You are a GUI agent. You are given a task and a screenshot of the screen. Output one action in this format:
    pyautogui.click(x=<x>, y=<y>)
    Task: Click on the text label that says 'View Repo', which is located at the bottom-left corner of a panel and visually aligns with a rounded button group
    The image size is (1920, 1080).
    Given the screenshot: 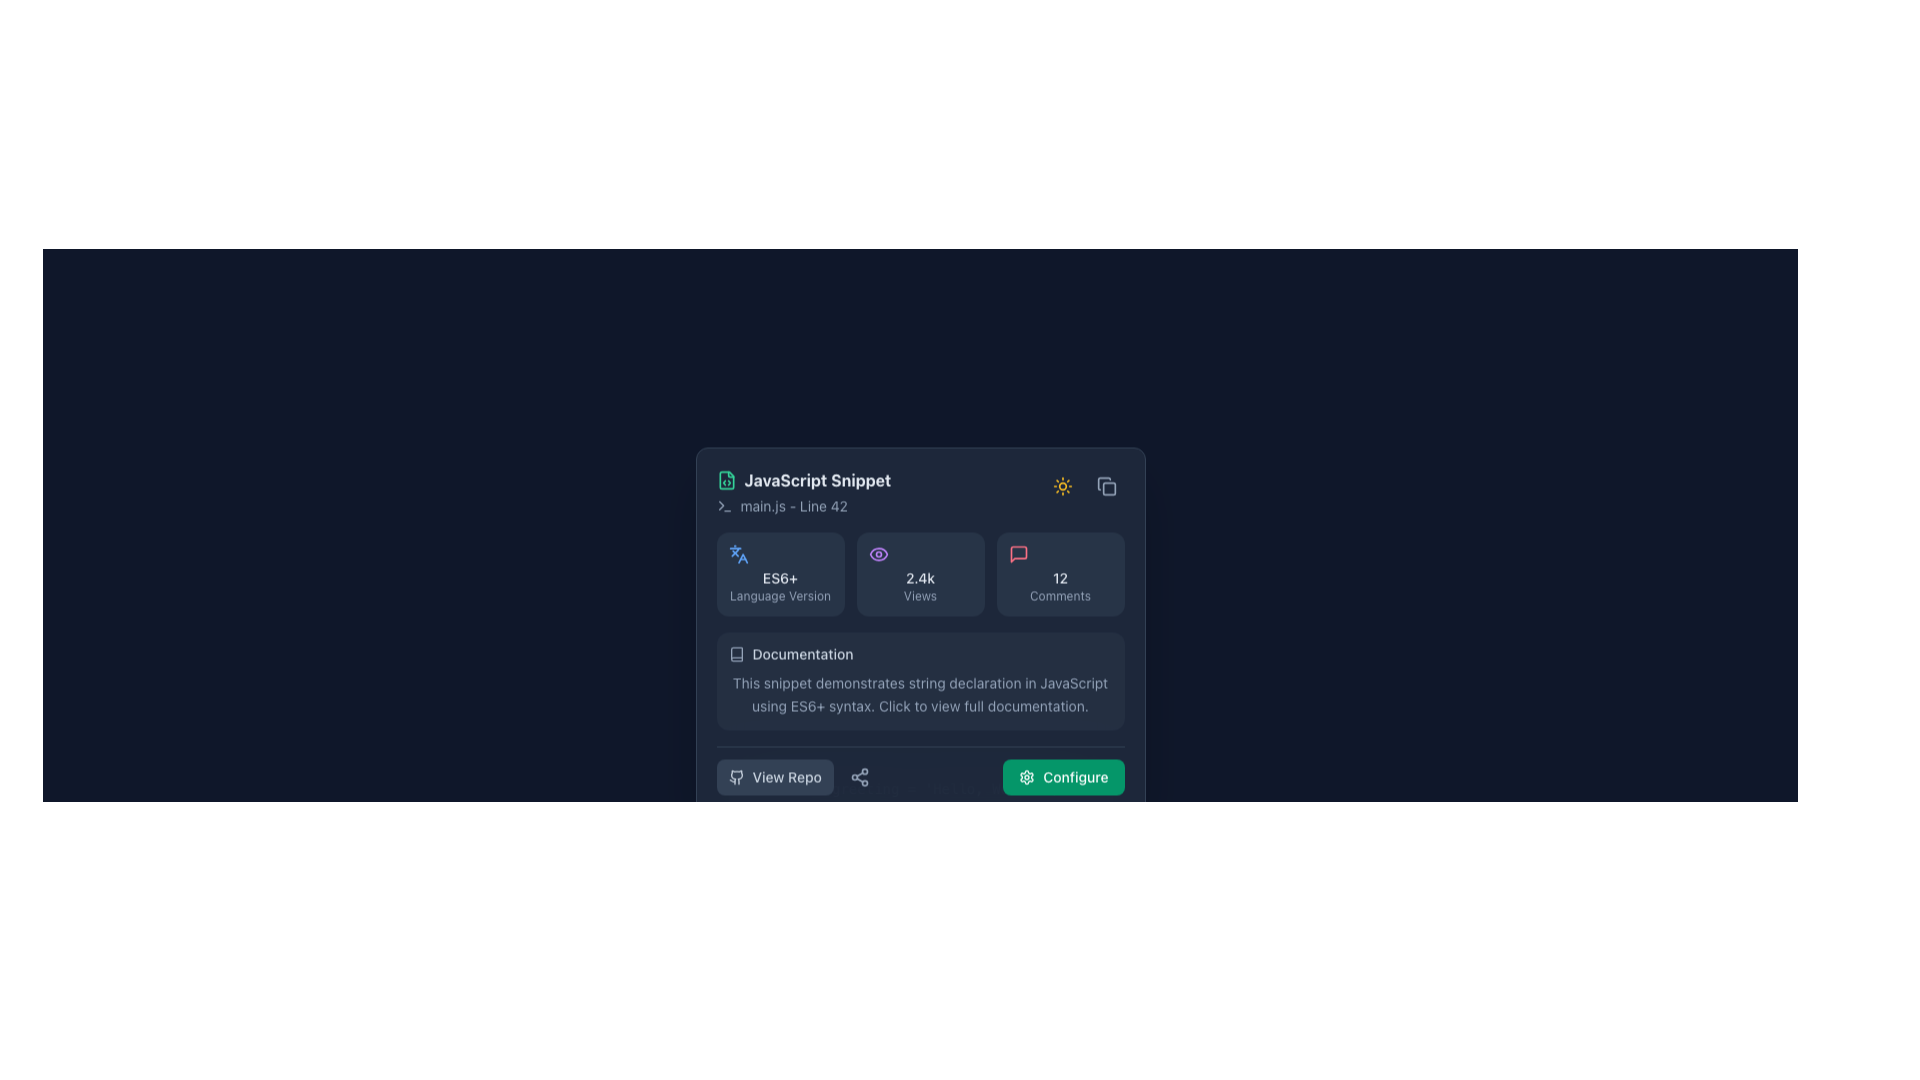 What is the action you would take?
    pyautogui.click(x=786, y=775)
    